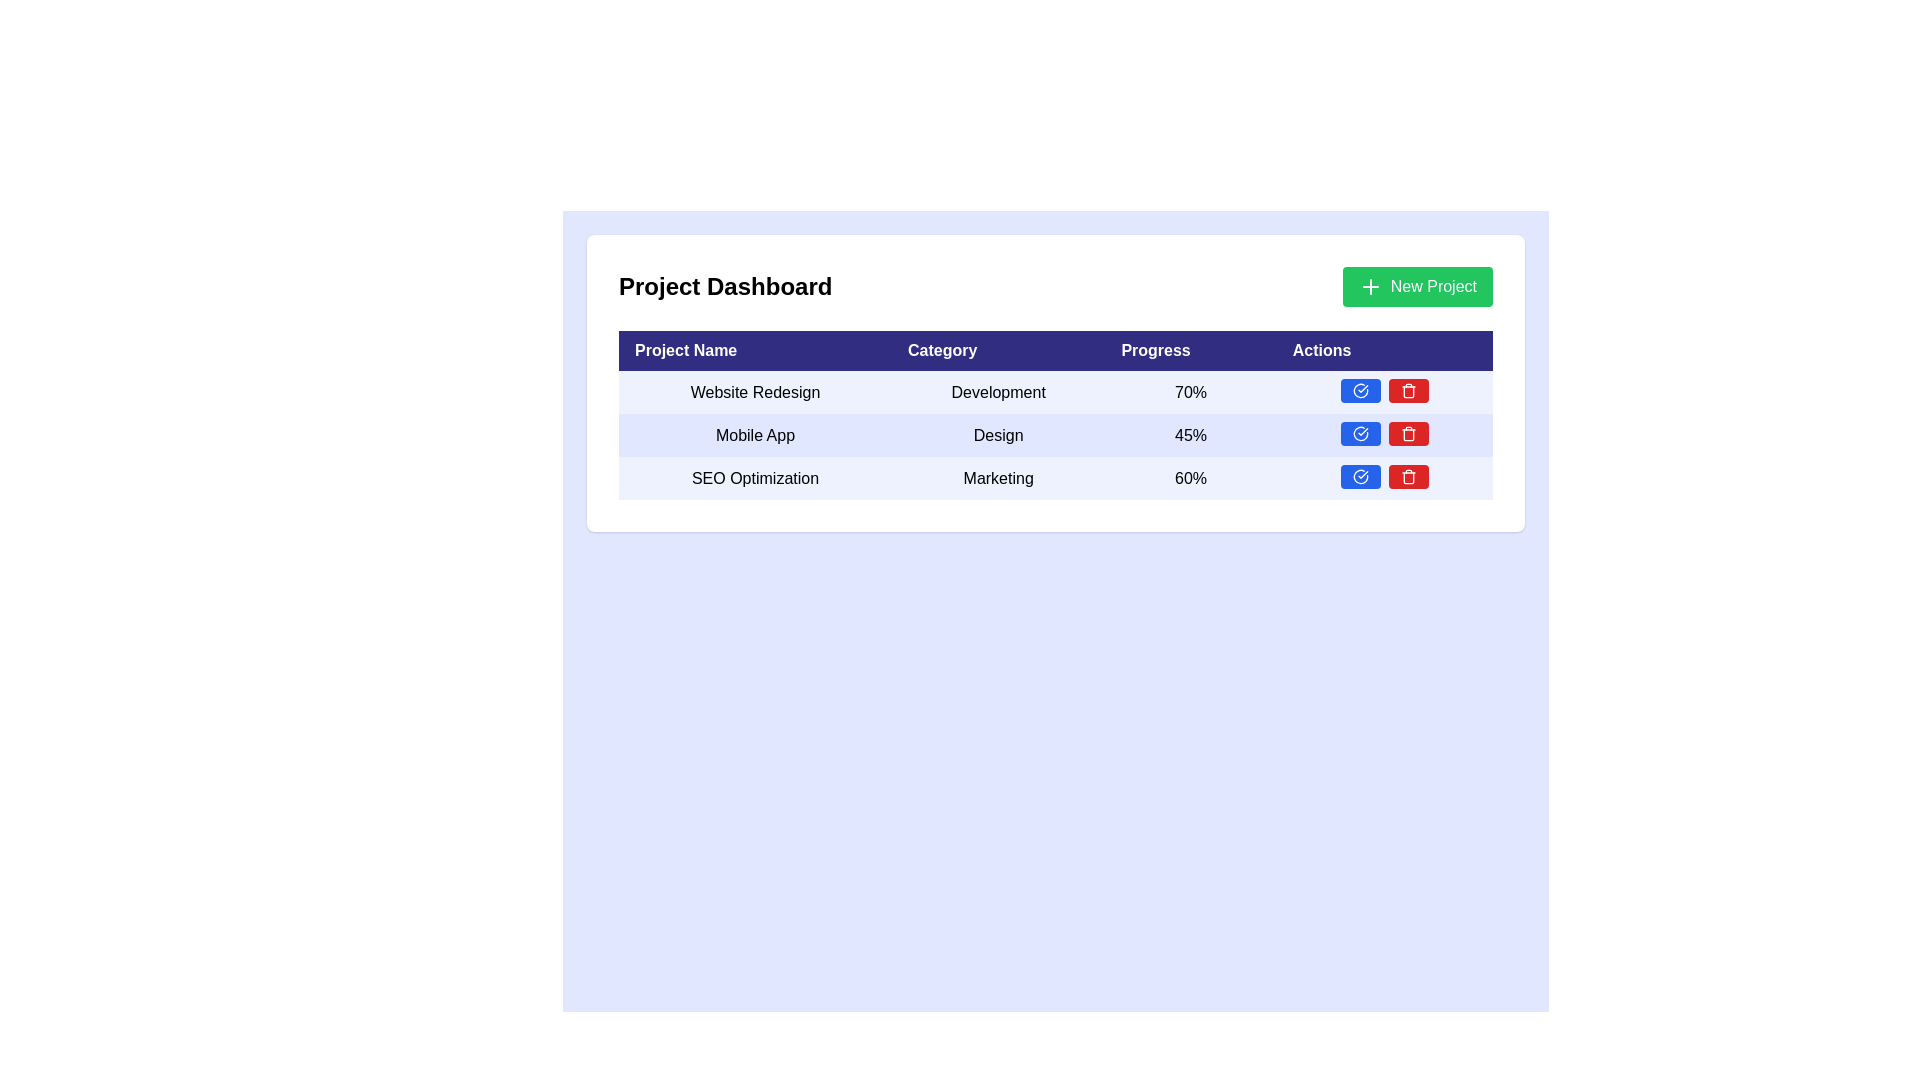 Image resolution: width=1920 pixels, height=1080 pixels. I want to click on the text label displaying '70%' in bold black font, located under the 'Progress' header in the row for the 'Website Redesign' project, so click(1190, 392).